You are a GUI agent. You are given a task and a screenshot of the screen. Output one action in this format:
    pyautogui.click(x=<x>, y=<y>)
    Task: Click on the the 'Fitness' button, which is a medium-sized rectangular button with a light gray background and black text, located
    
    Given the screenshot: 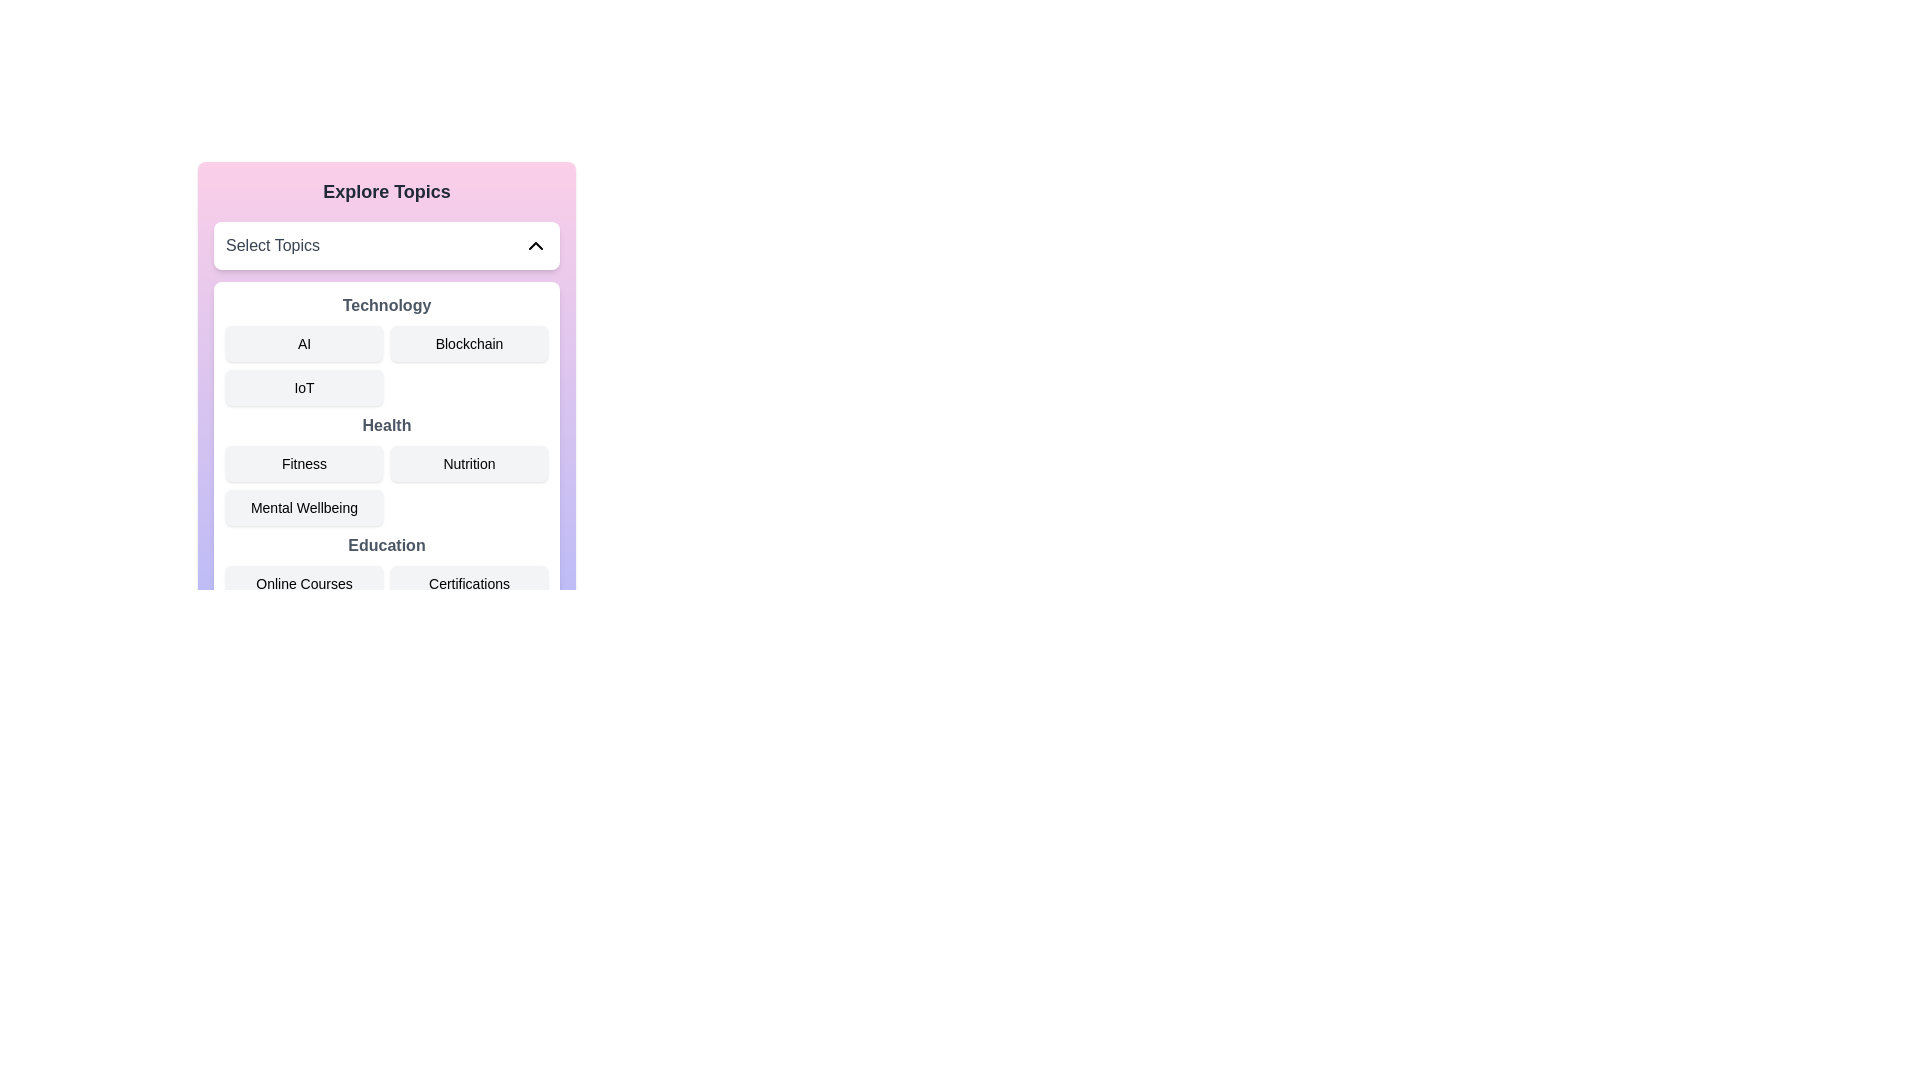 What is the action you would take?
    pyautogui.click(x=303, y=463)
    